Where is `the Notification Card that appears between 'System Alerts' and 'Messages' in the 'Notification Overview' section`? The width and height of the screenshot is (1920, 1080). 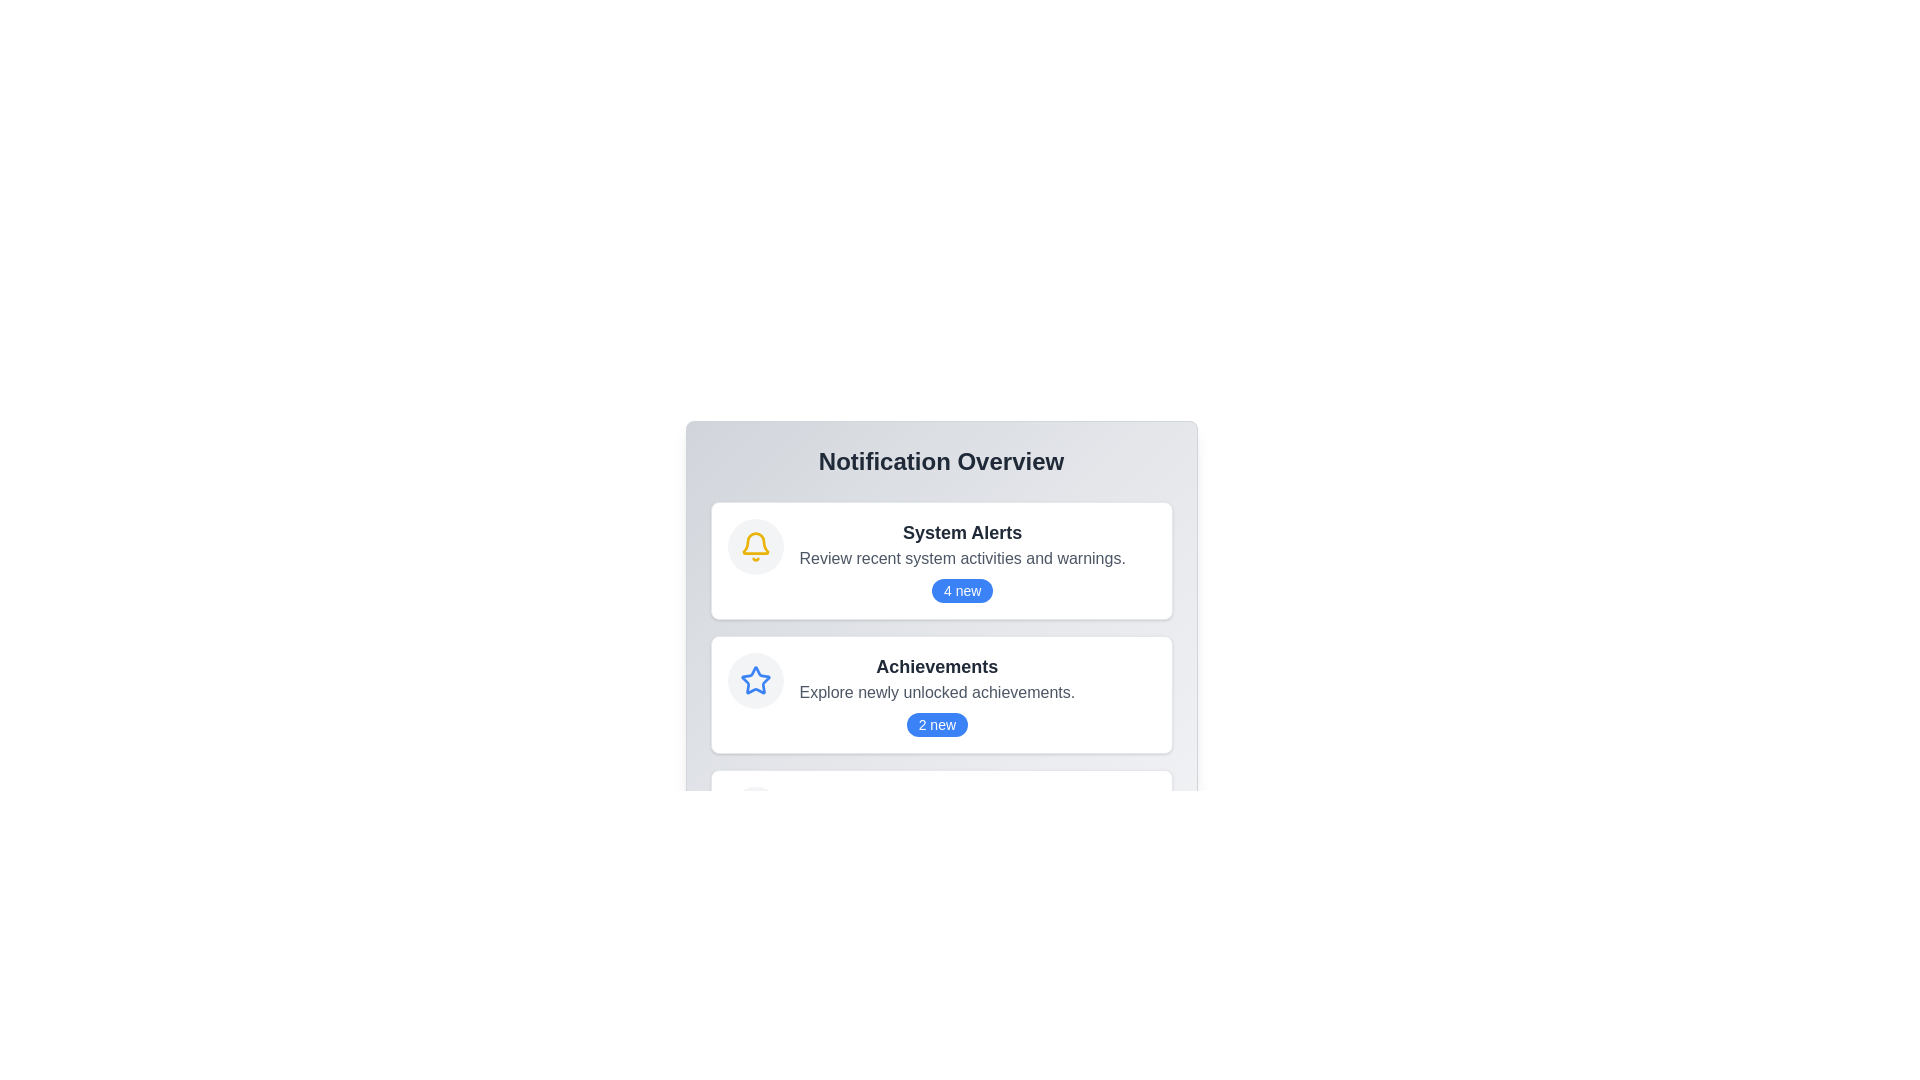
the Notification Card that appears between 'System Alerts' and 'Messages' in the 'Notification Overview' section is located at coordinates (940, 693).